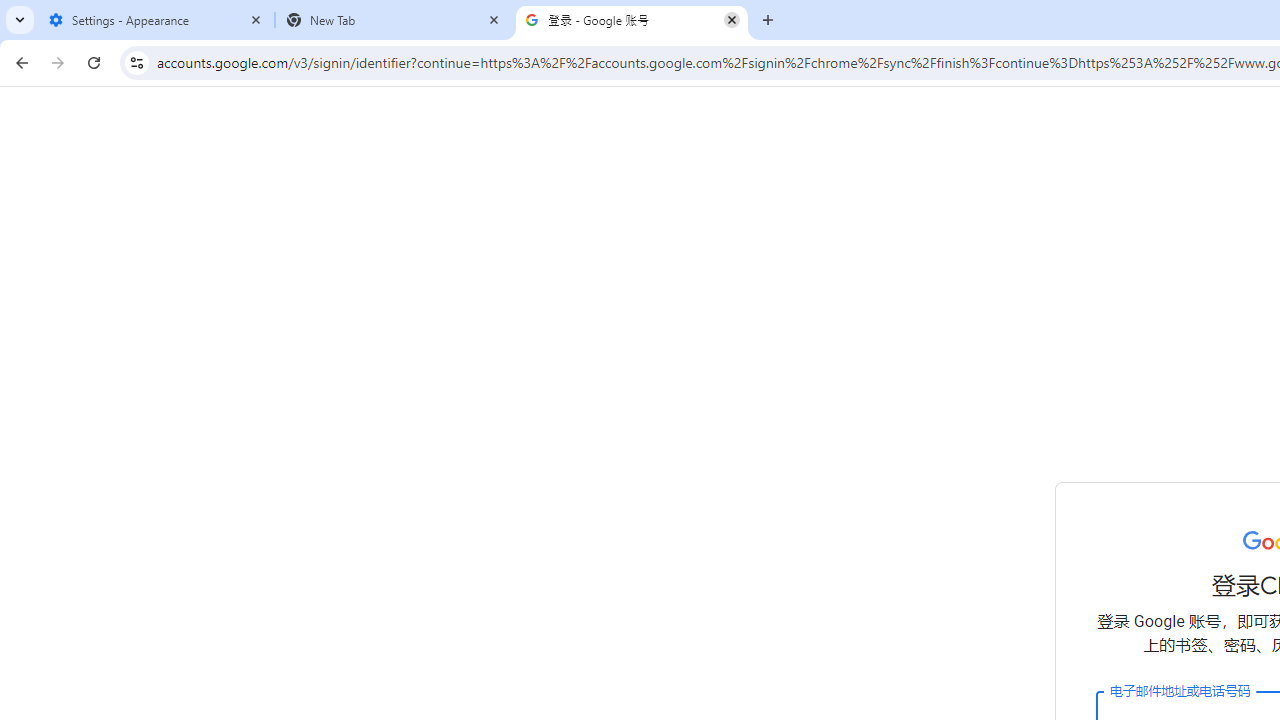 This screenshot has width=1280, height=720. Describe the element at coordinates (394, 20) in the screenshot. I see `'New Tab'` at that location.